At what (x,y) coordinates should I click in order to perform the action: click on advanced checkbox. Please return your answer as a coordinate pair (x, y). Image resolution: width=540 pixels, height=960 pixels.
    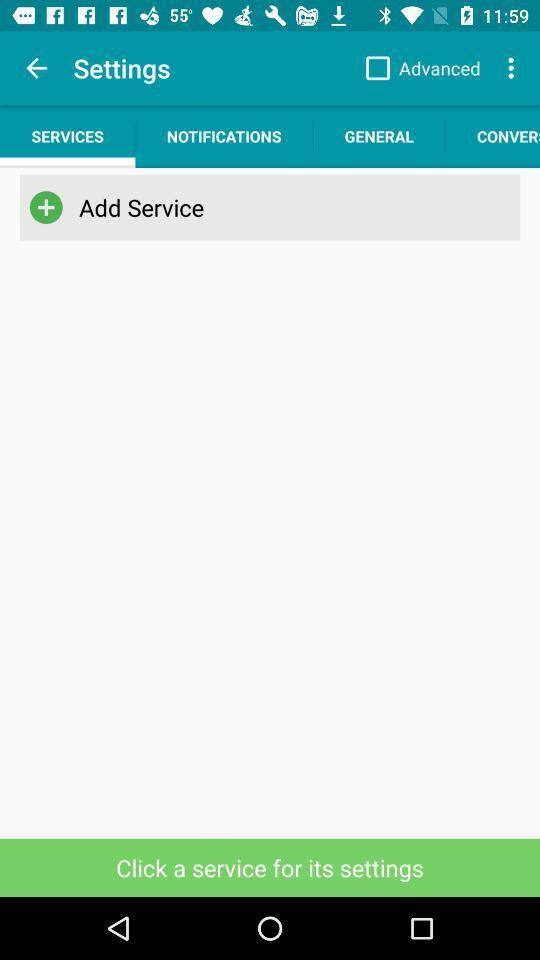
    Looking at the image, I should click on (417, 68).